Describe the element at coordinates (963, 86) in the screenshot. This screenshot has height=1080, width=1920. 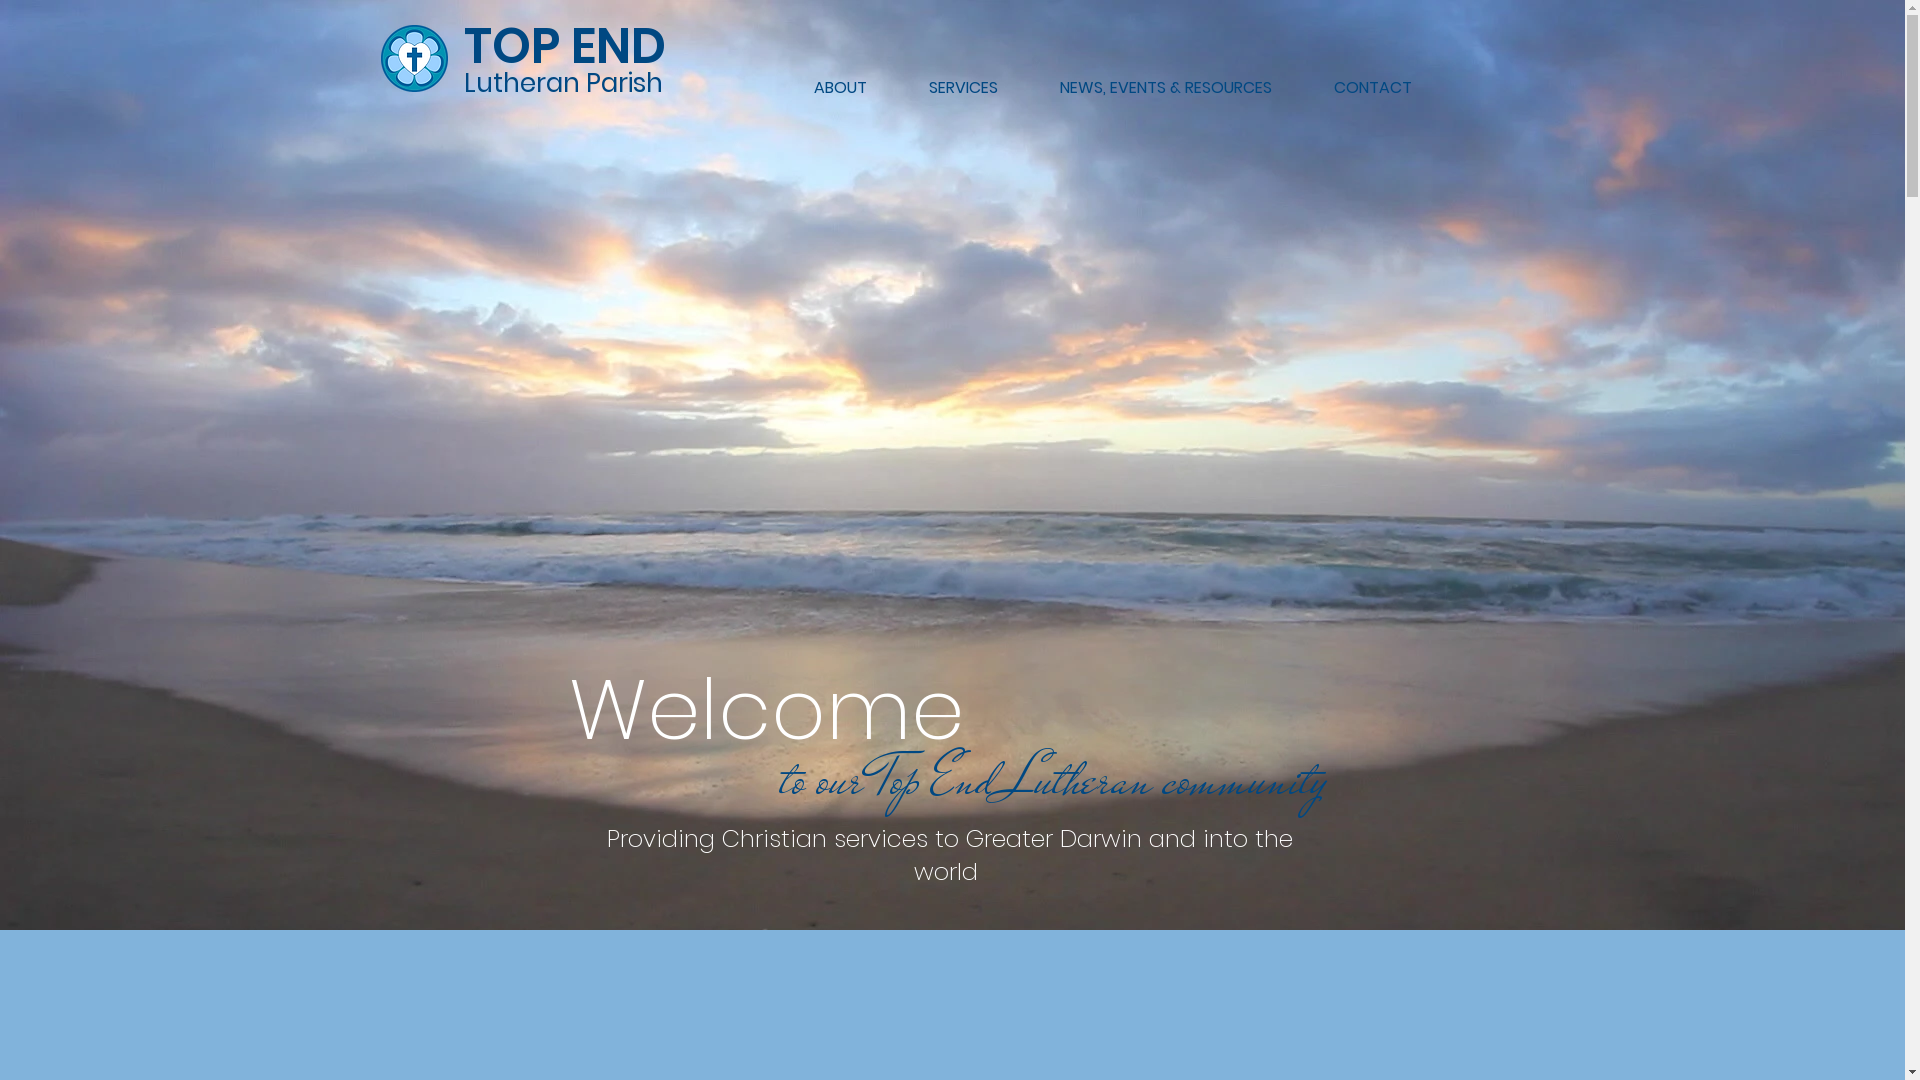
I see `'SERVICES'` at that location.